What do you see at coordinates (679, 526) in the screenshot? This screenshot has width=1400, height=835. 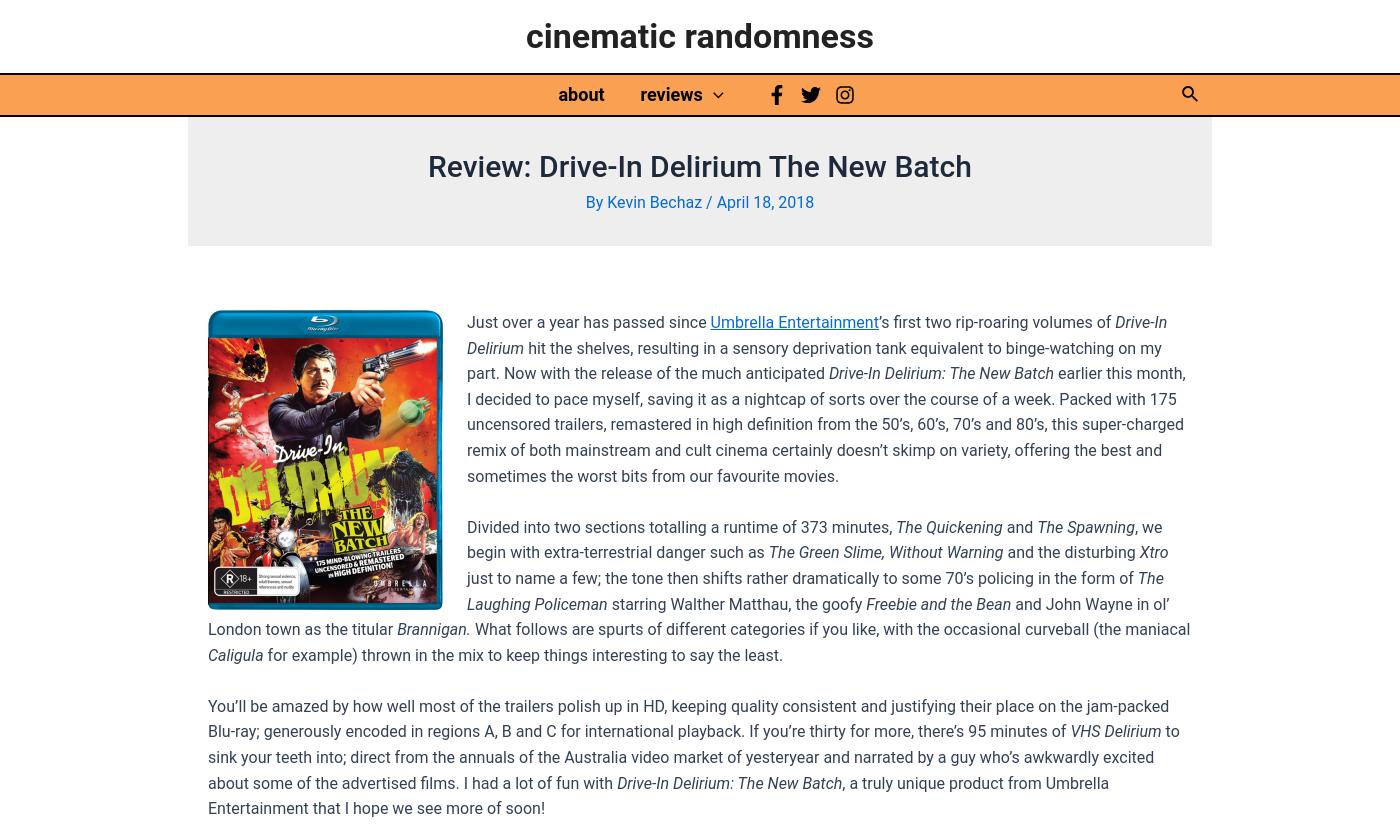 I see `'Divided into two sections totalling a runtime of 373 minutes,'` at bounding box center [679, 526].